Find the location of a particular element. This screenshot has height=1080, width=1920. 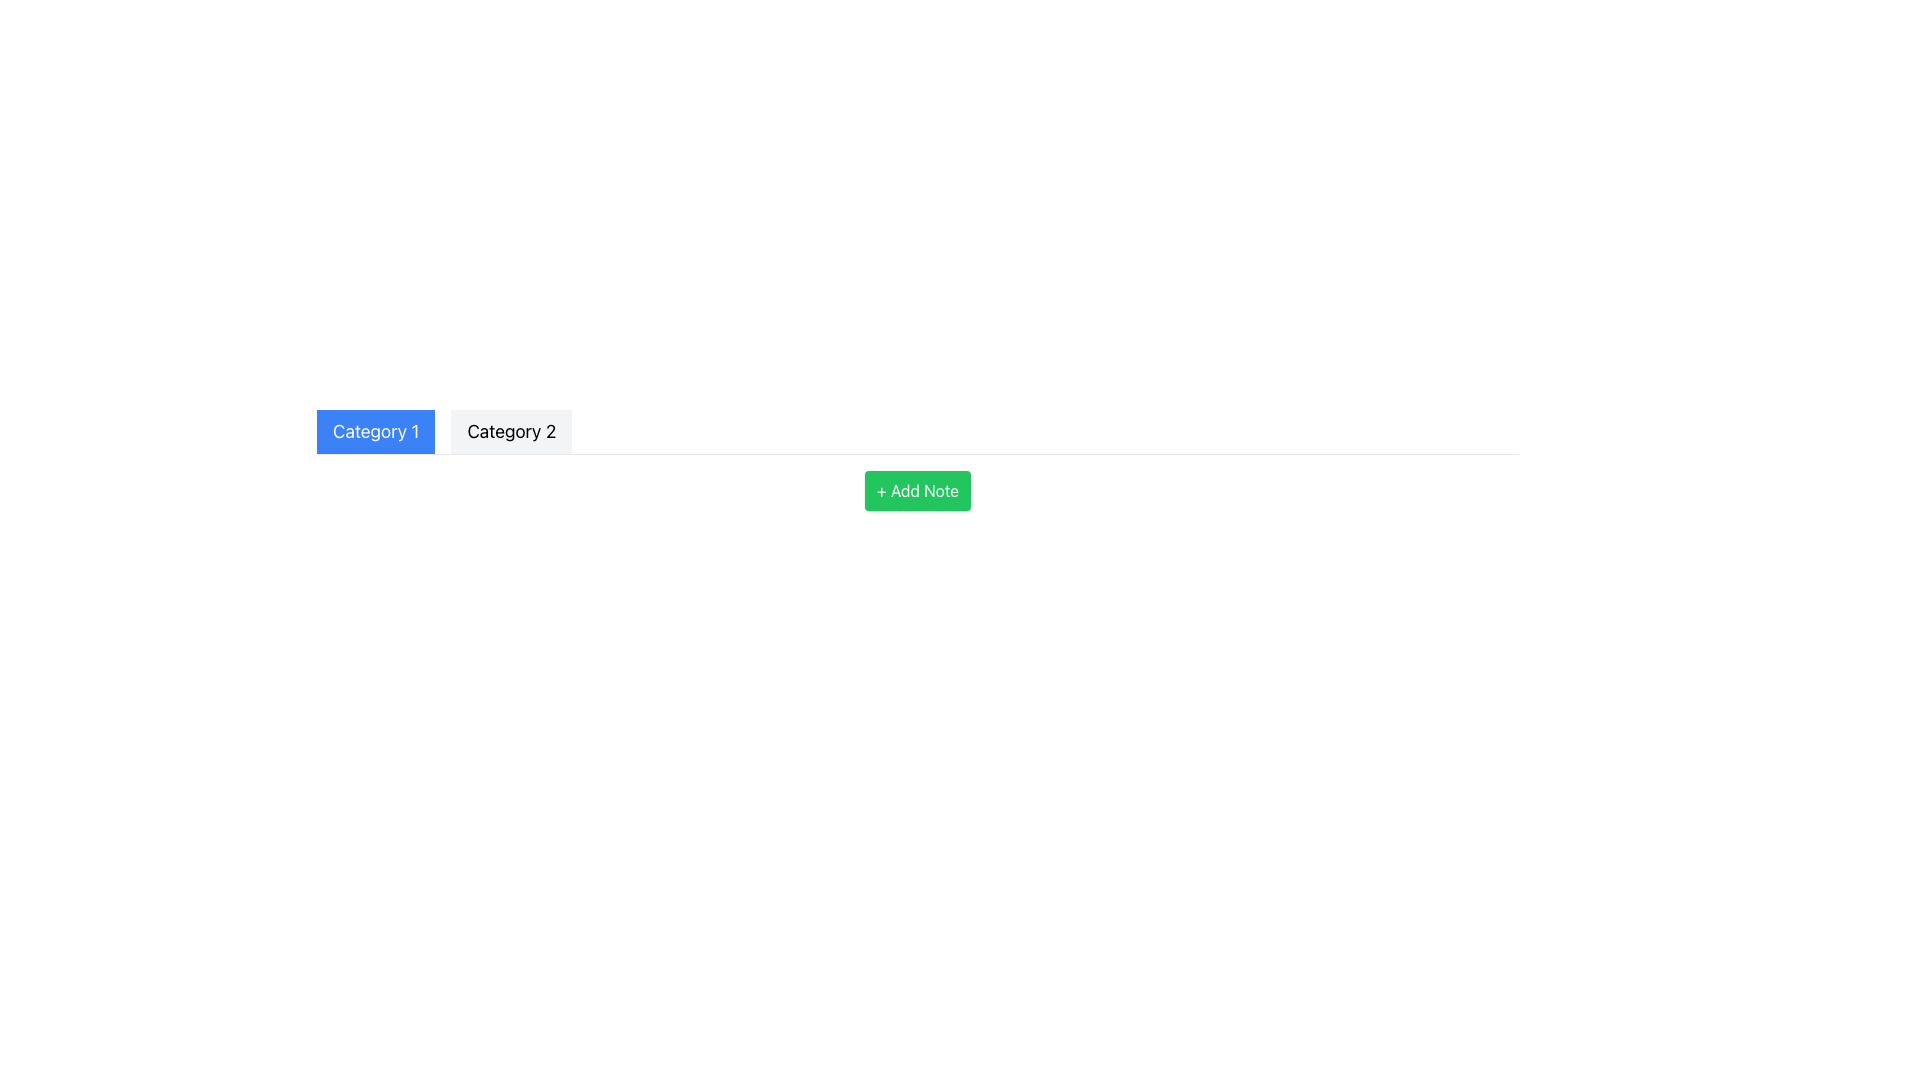

the 'Category 1' button with a blue background and white text is located at coordinates (376, 431).